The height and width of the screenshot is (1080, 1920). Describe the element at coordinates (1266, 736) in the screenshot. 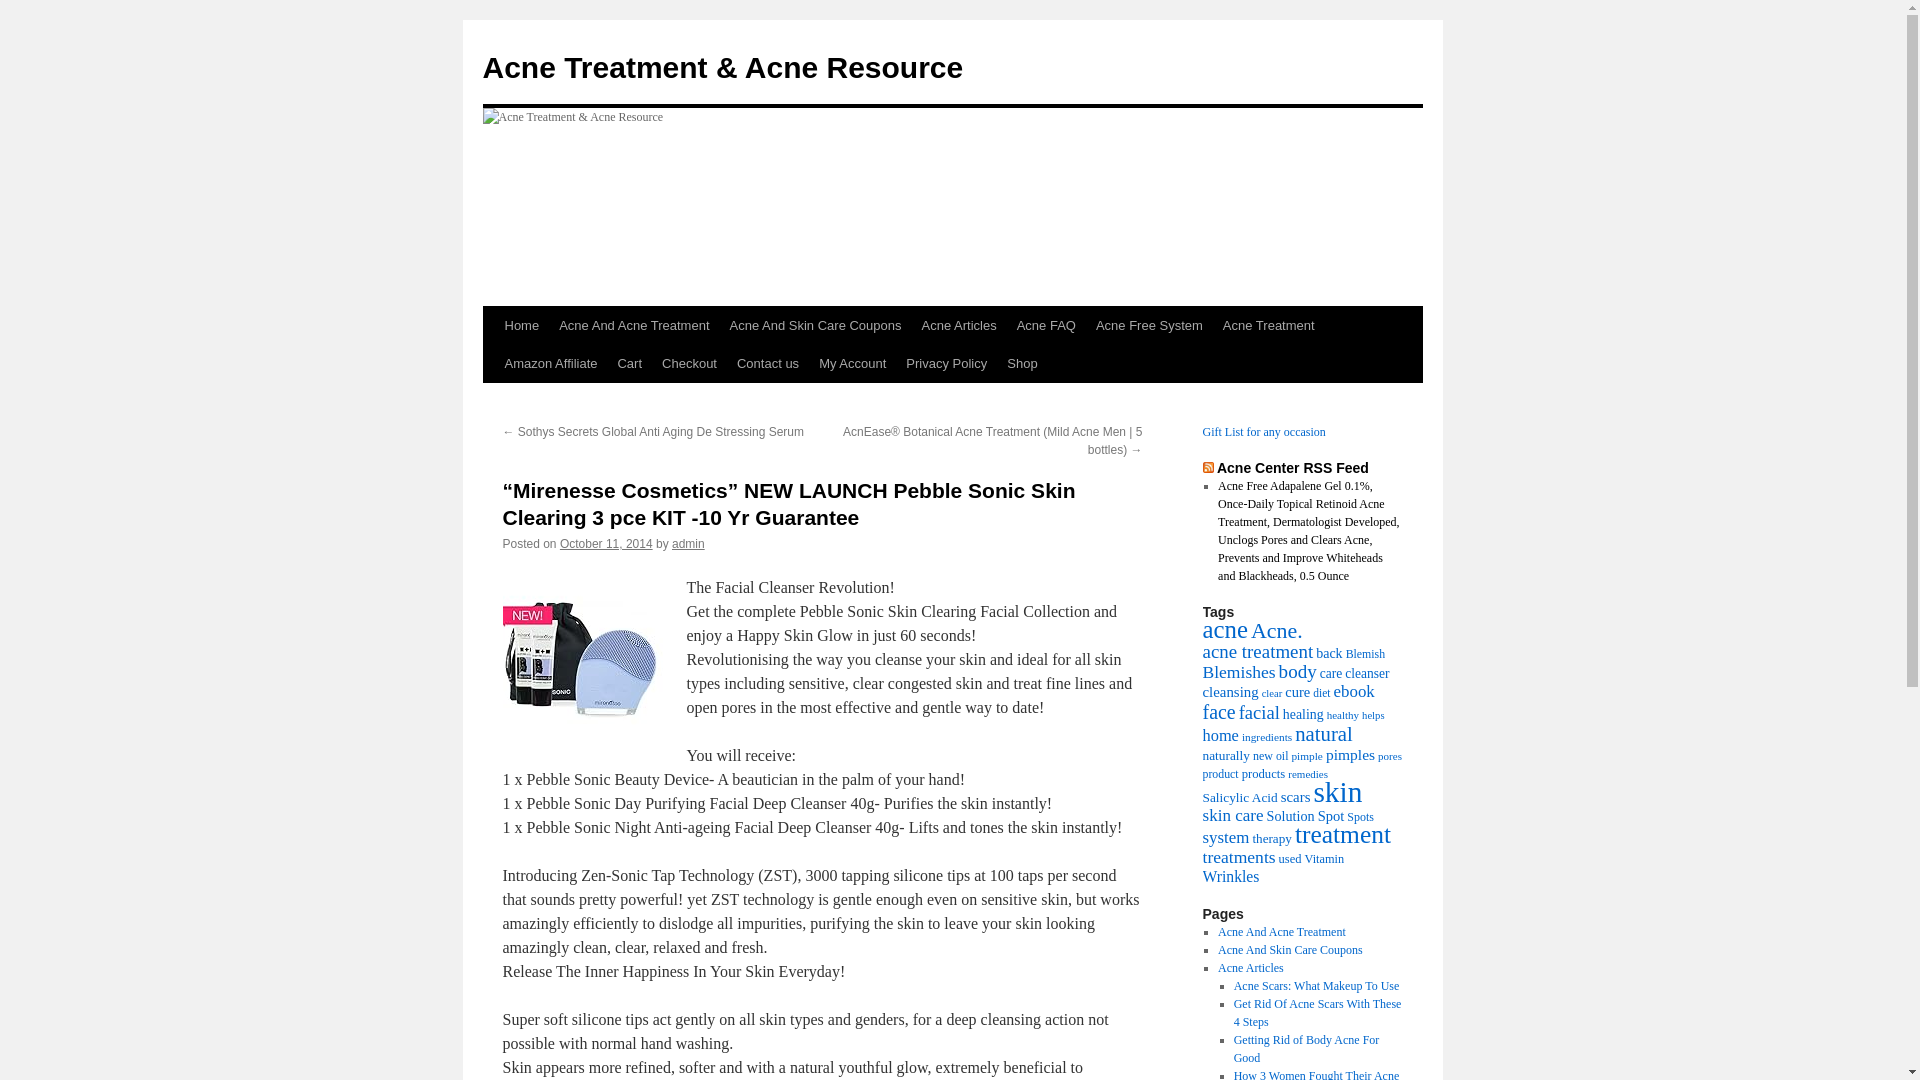

I see `'ingredients'` at that location.